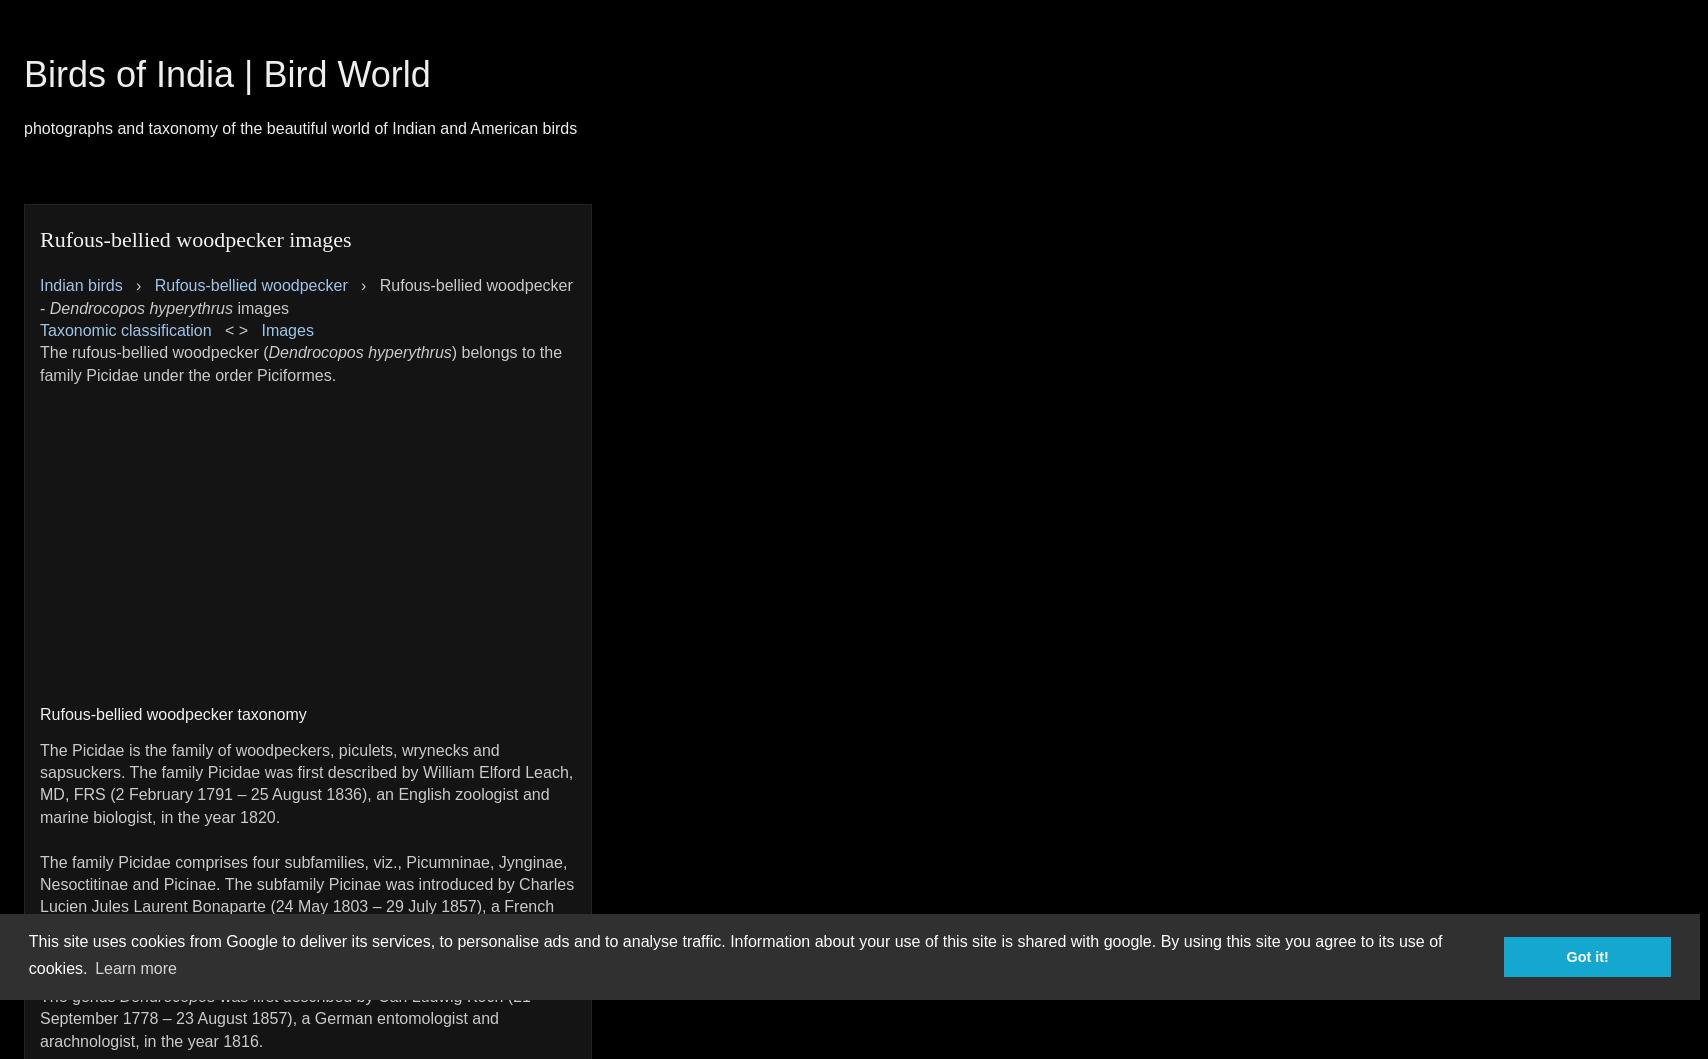 This screenshot has width=1708, height=1059. What do you see at coordinates (232, 307) in the screenshot?
I see `'images'` at bounding box center [232, 307].